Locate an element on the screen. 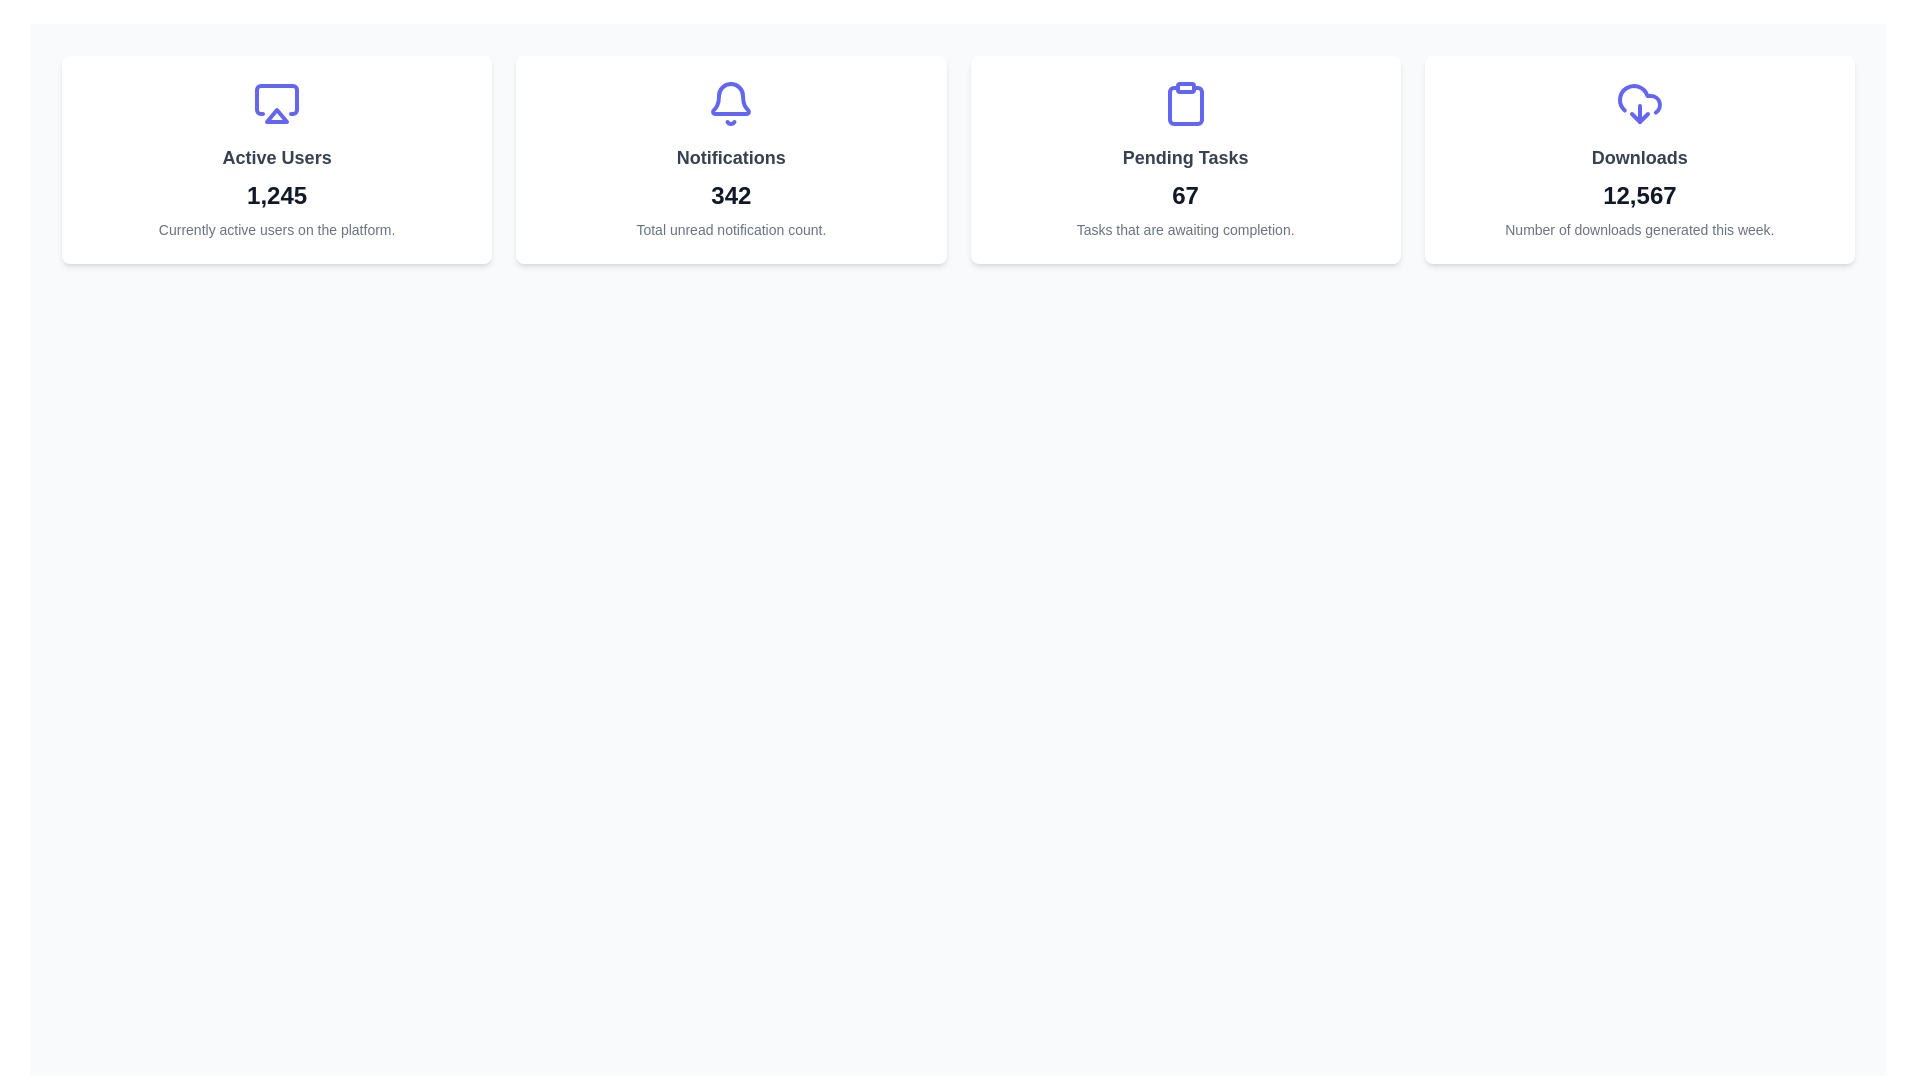  the 'Pending Tasks' heading text, which is bold, grayish, and prominently displayed above the numerical indicator '67' in the card layout is located at coordinates (1185, 157).